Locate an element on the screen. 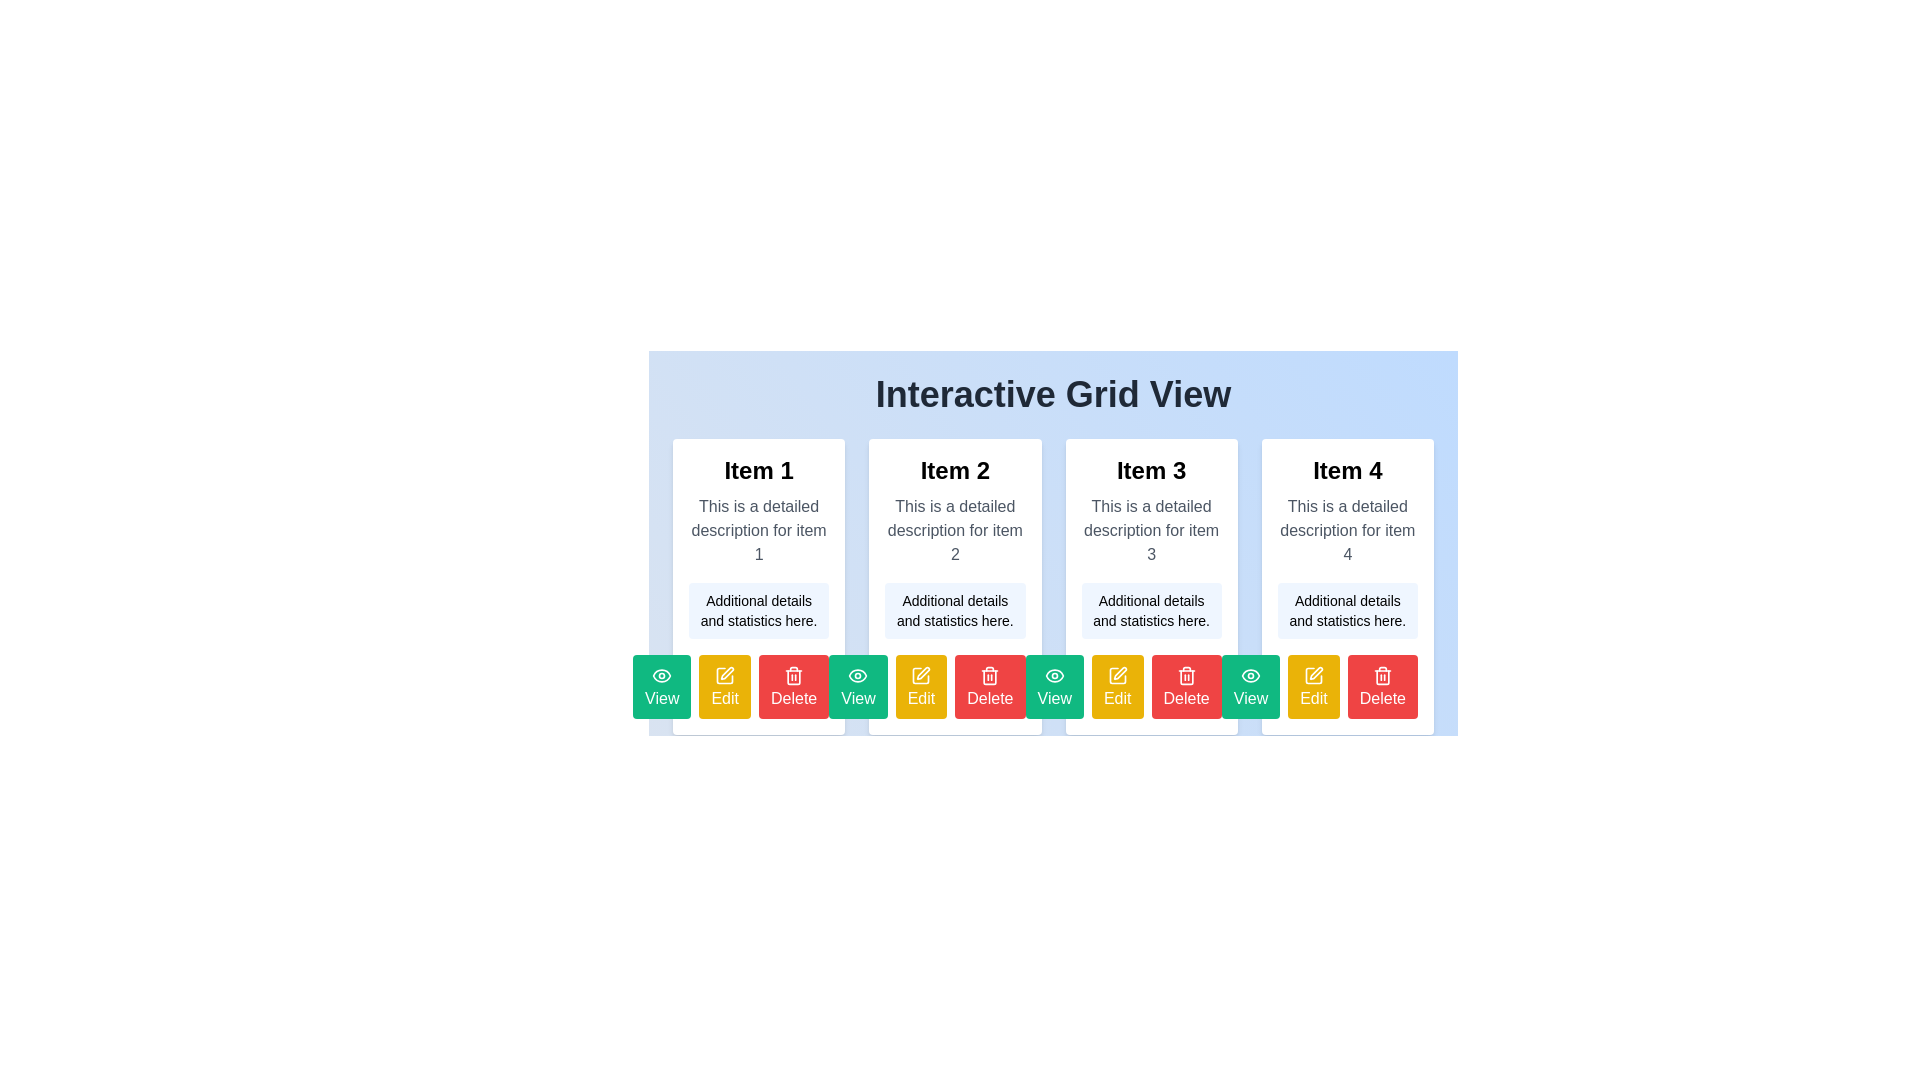 The width and height of the screenshot is (1920, 1080). the trash icon within the 'Delete' button located at the lower center region of the 'Item 2' card is located at coordinates (793, 675).